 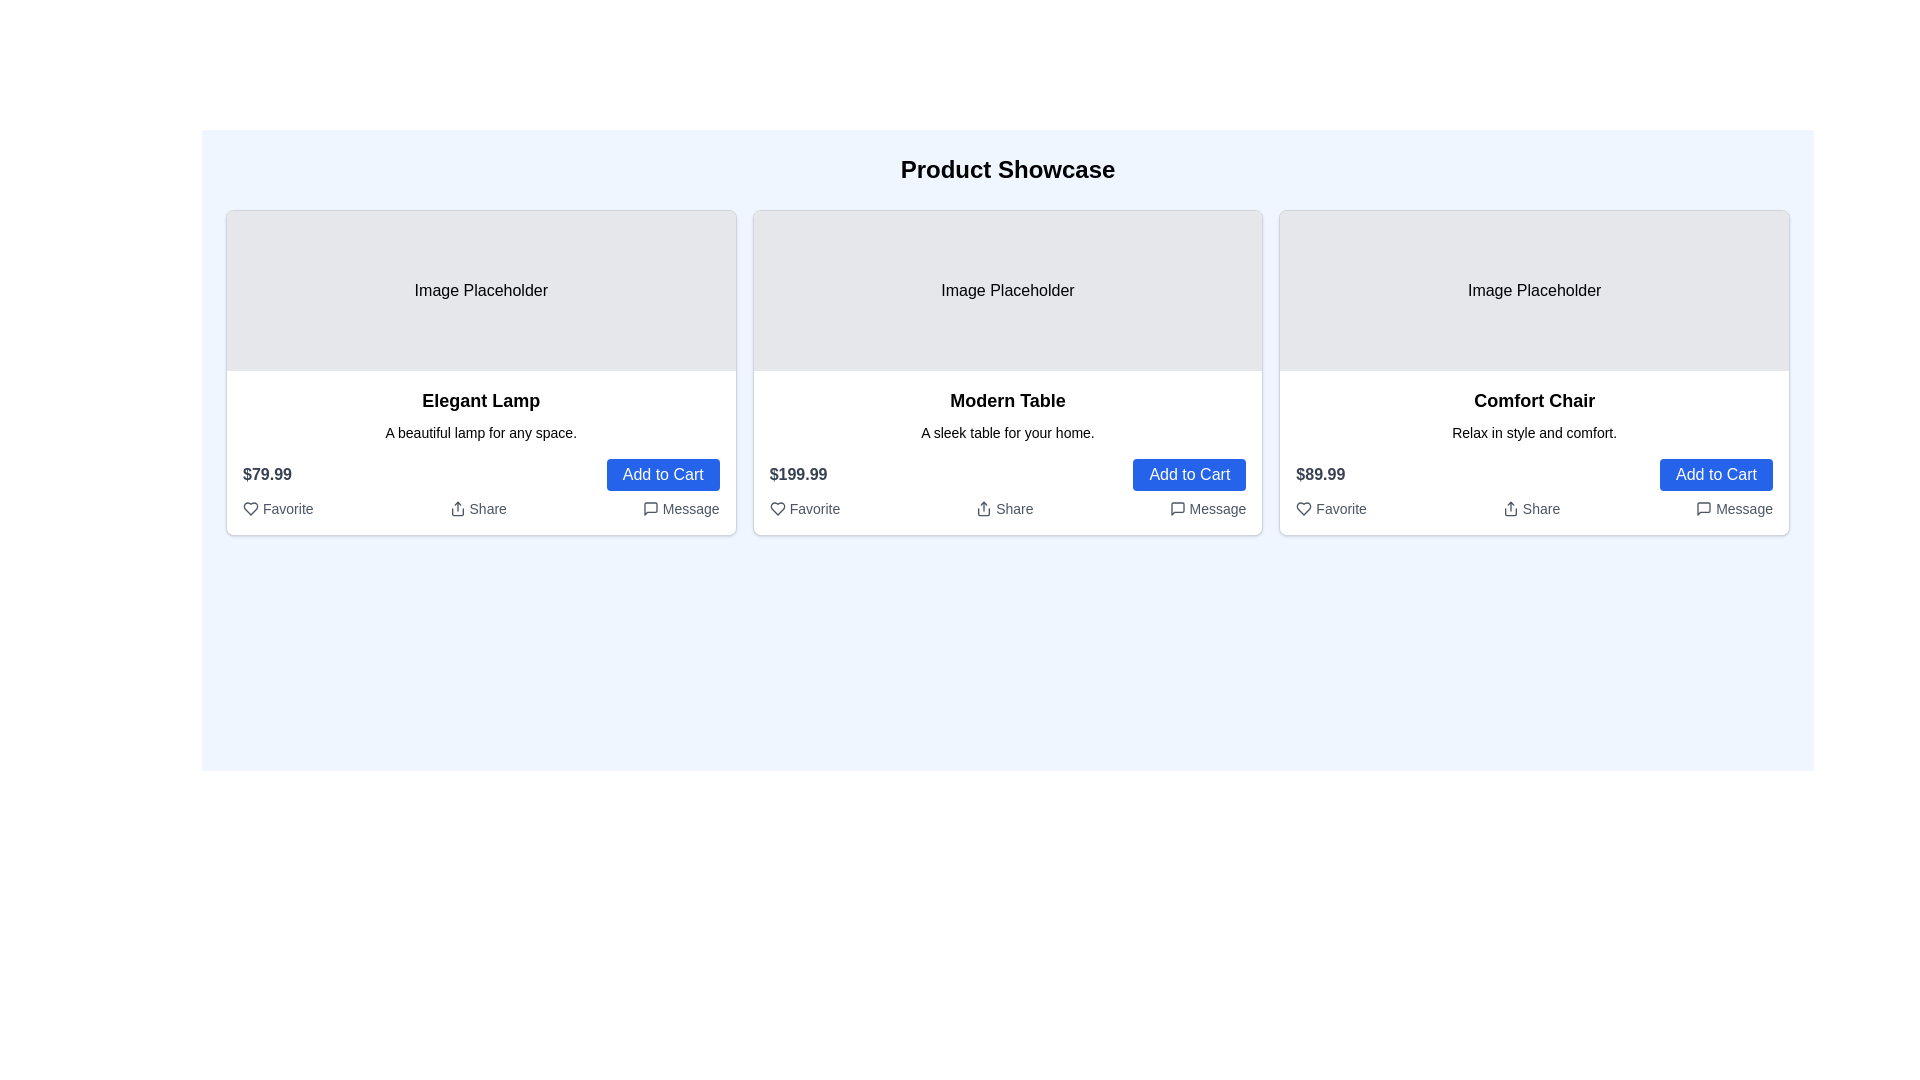 What do you see at coordinates (1331, 508) in the screenshot?
I see `the favorite button located at the bottom left of the 'Comfort Chair' card to prepare for keyboard interaction` at bounding box center [1331, 508].